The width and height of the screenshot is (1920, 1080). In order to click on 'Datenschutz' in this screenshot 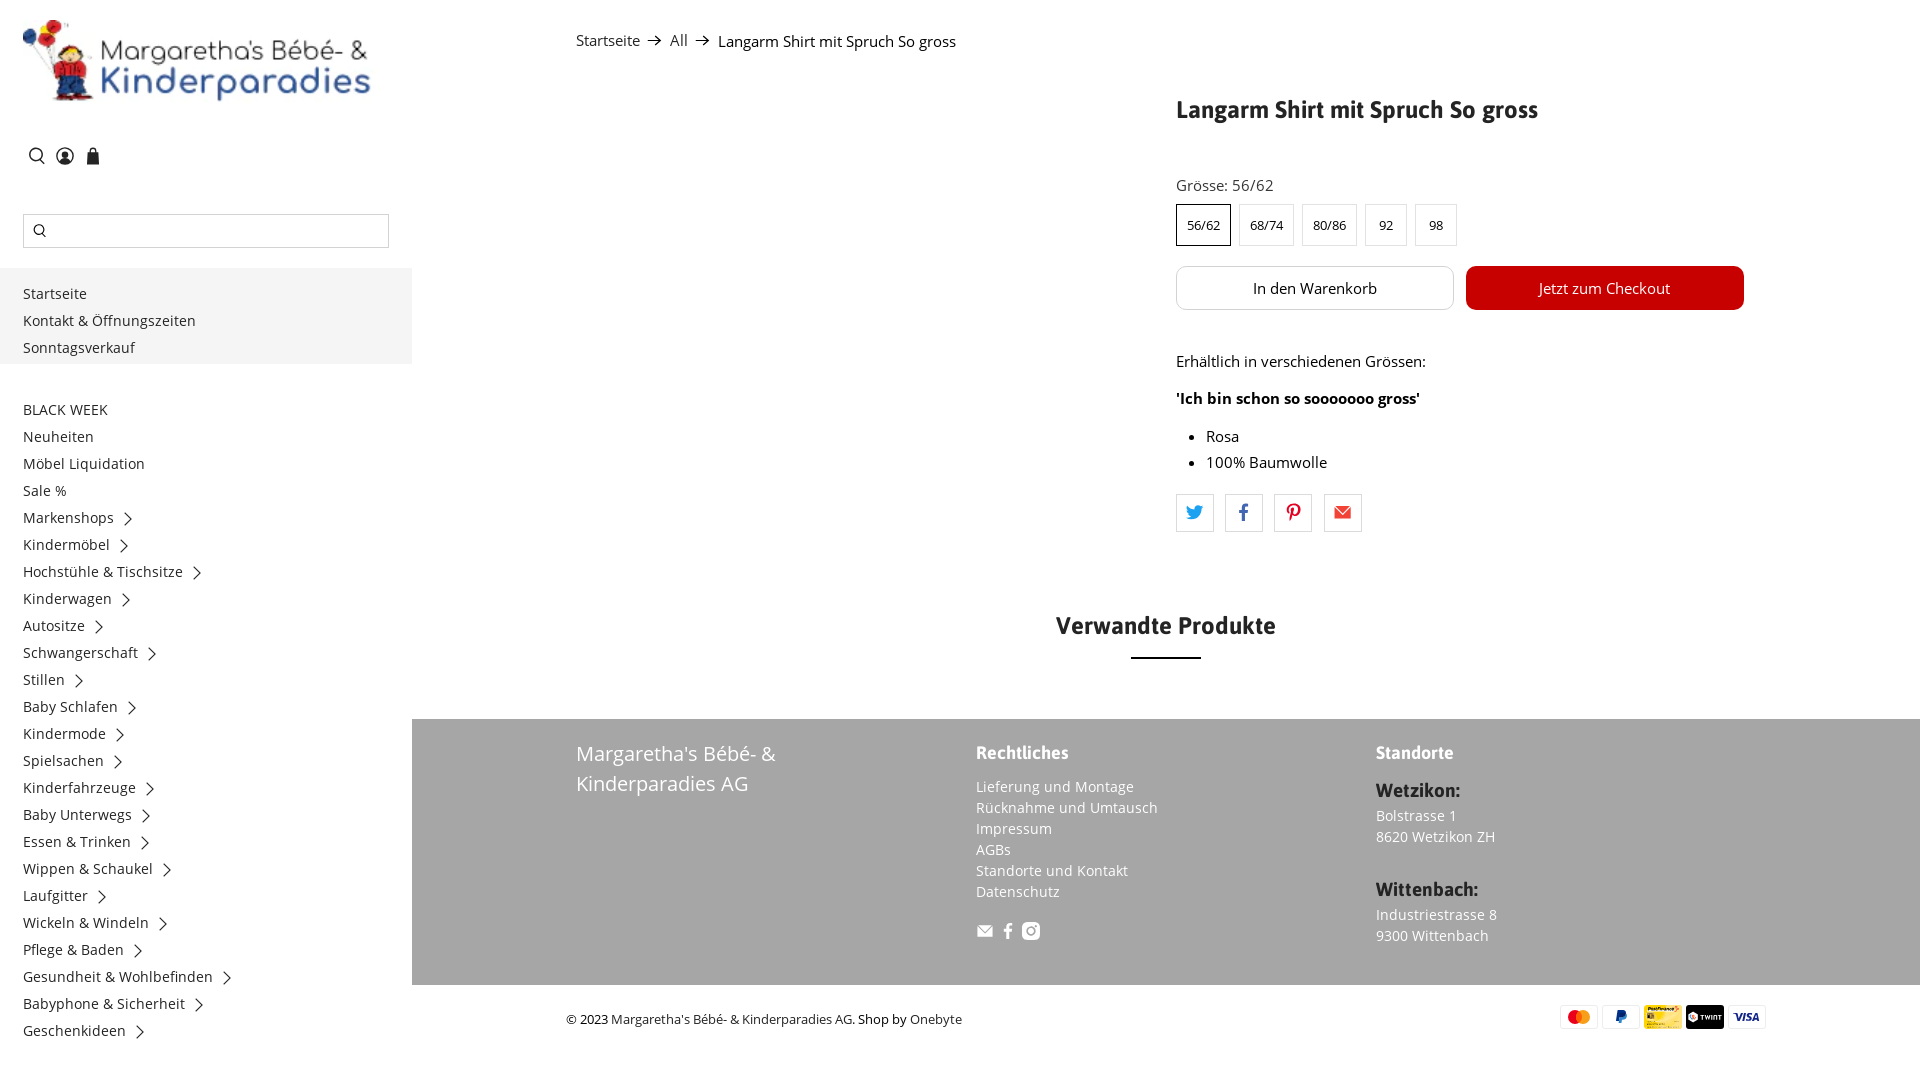, I will do `click(1017, 890)`.